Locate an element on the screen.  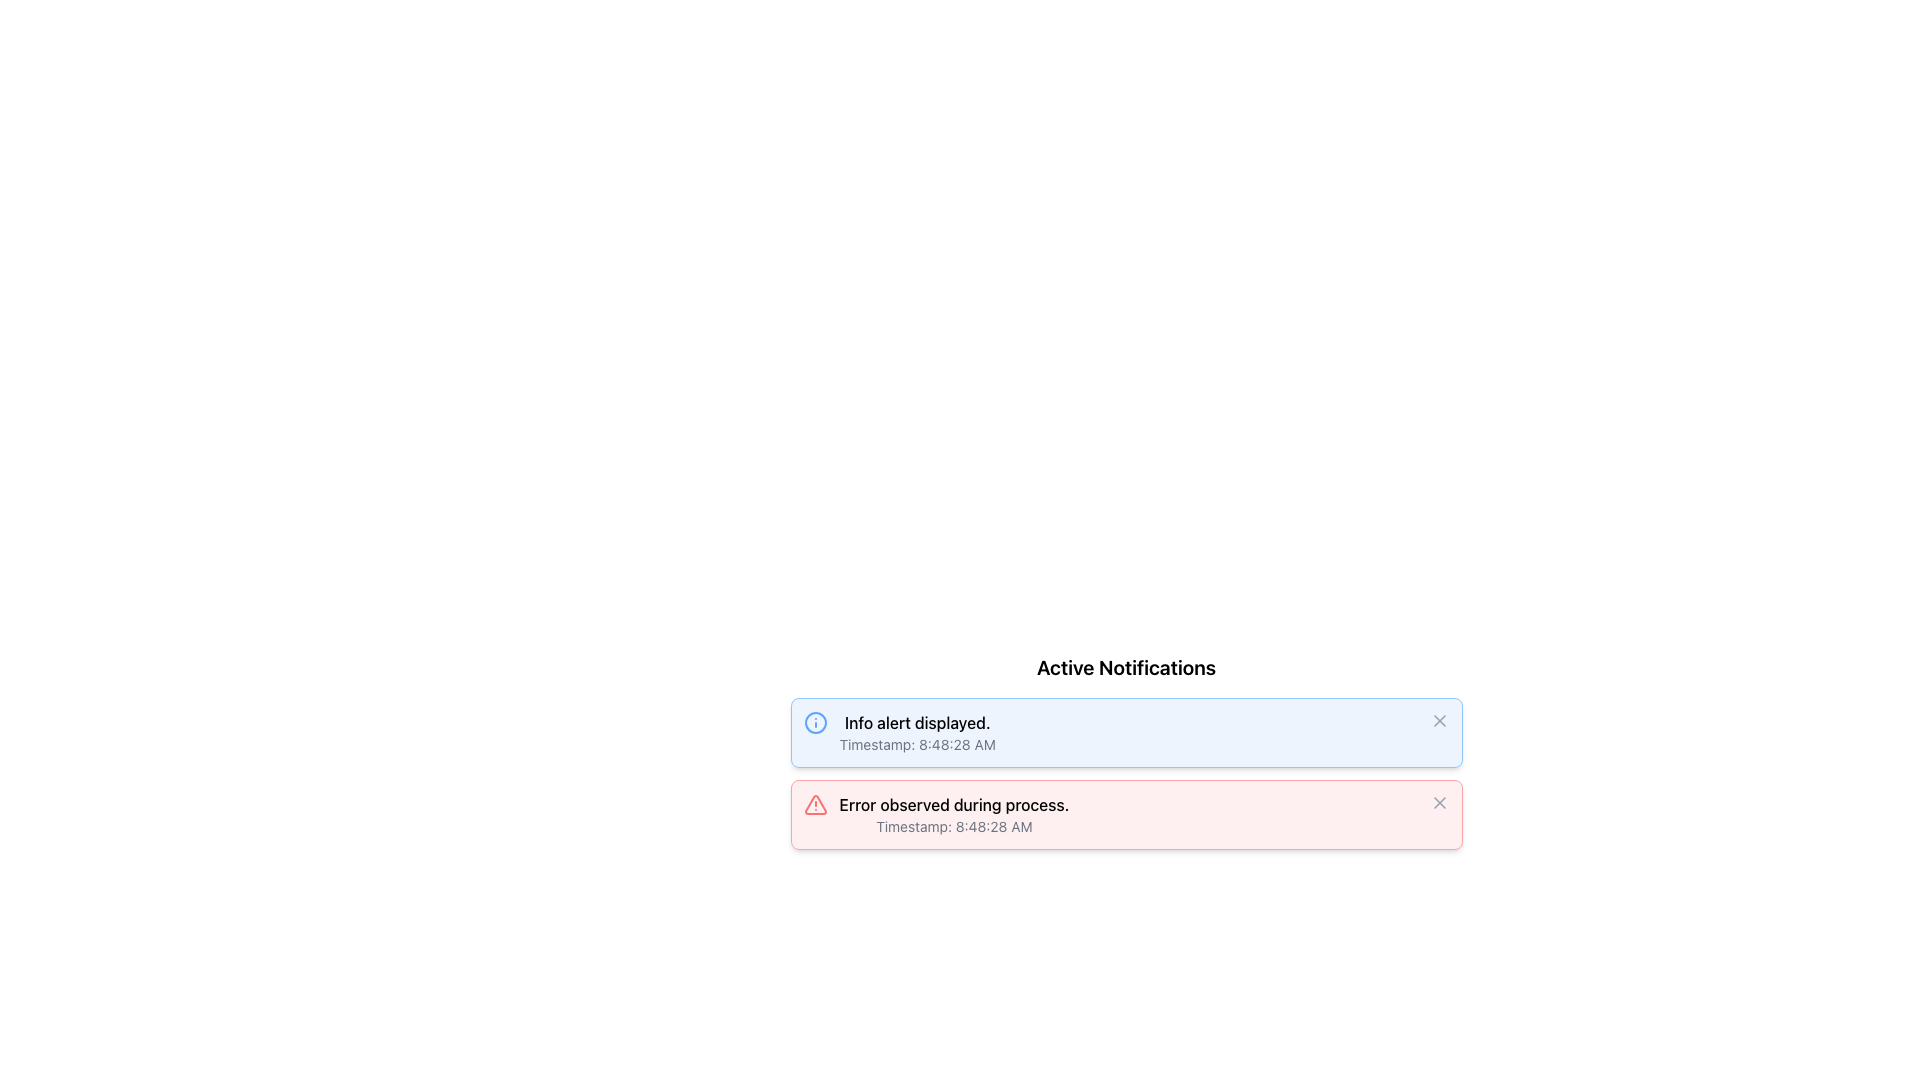
the text display that provides the timestamp for the notification underneath 'Info alert displayed.' within the blue notification box is located at coordinates (916, 744).